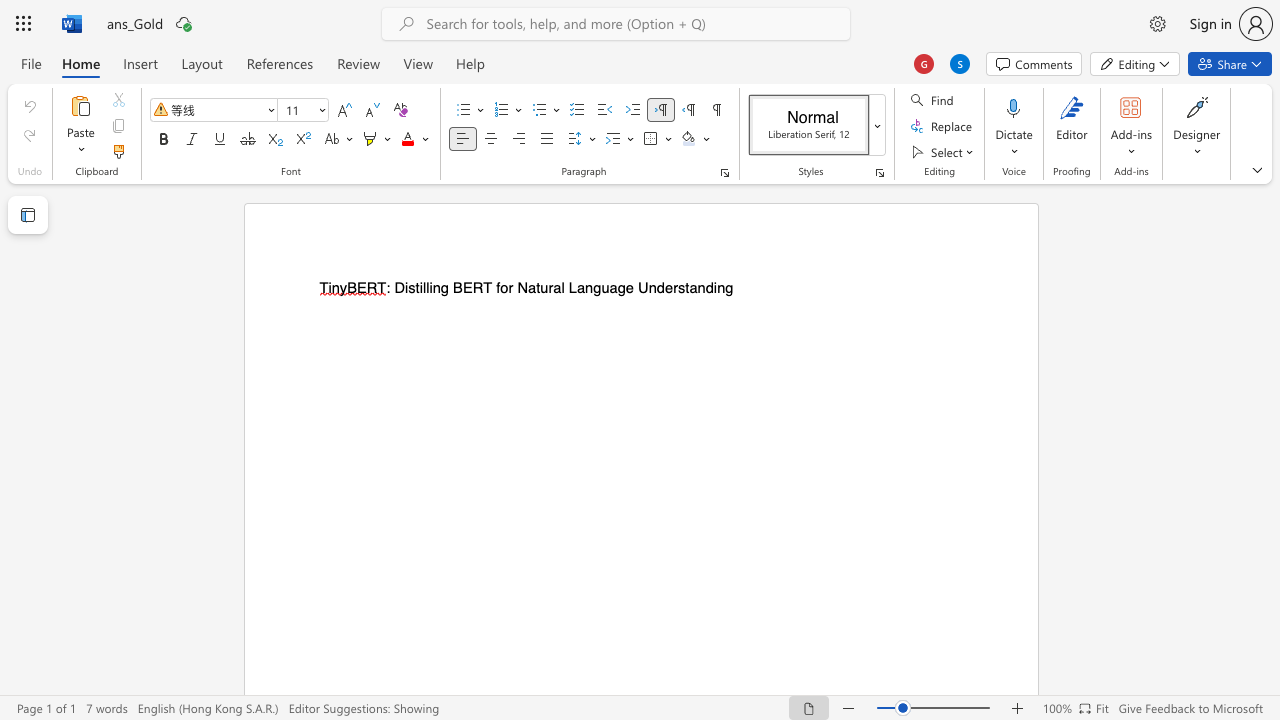 This screenshot has width=1280, height=720. Describe the element at coordinates (421, 288) in the screenshot. I see `the space between the continuous character "i" and "l" in the text` at that location.